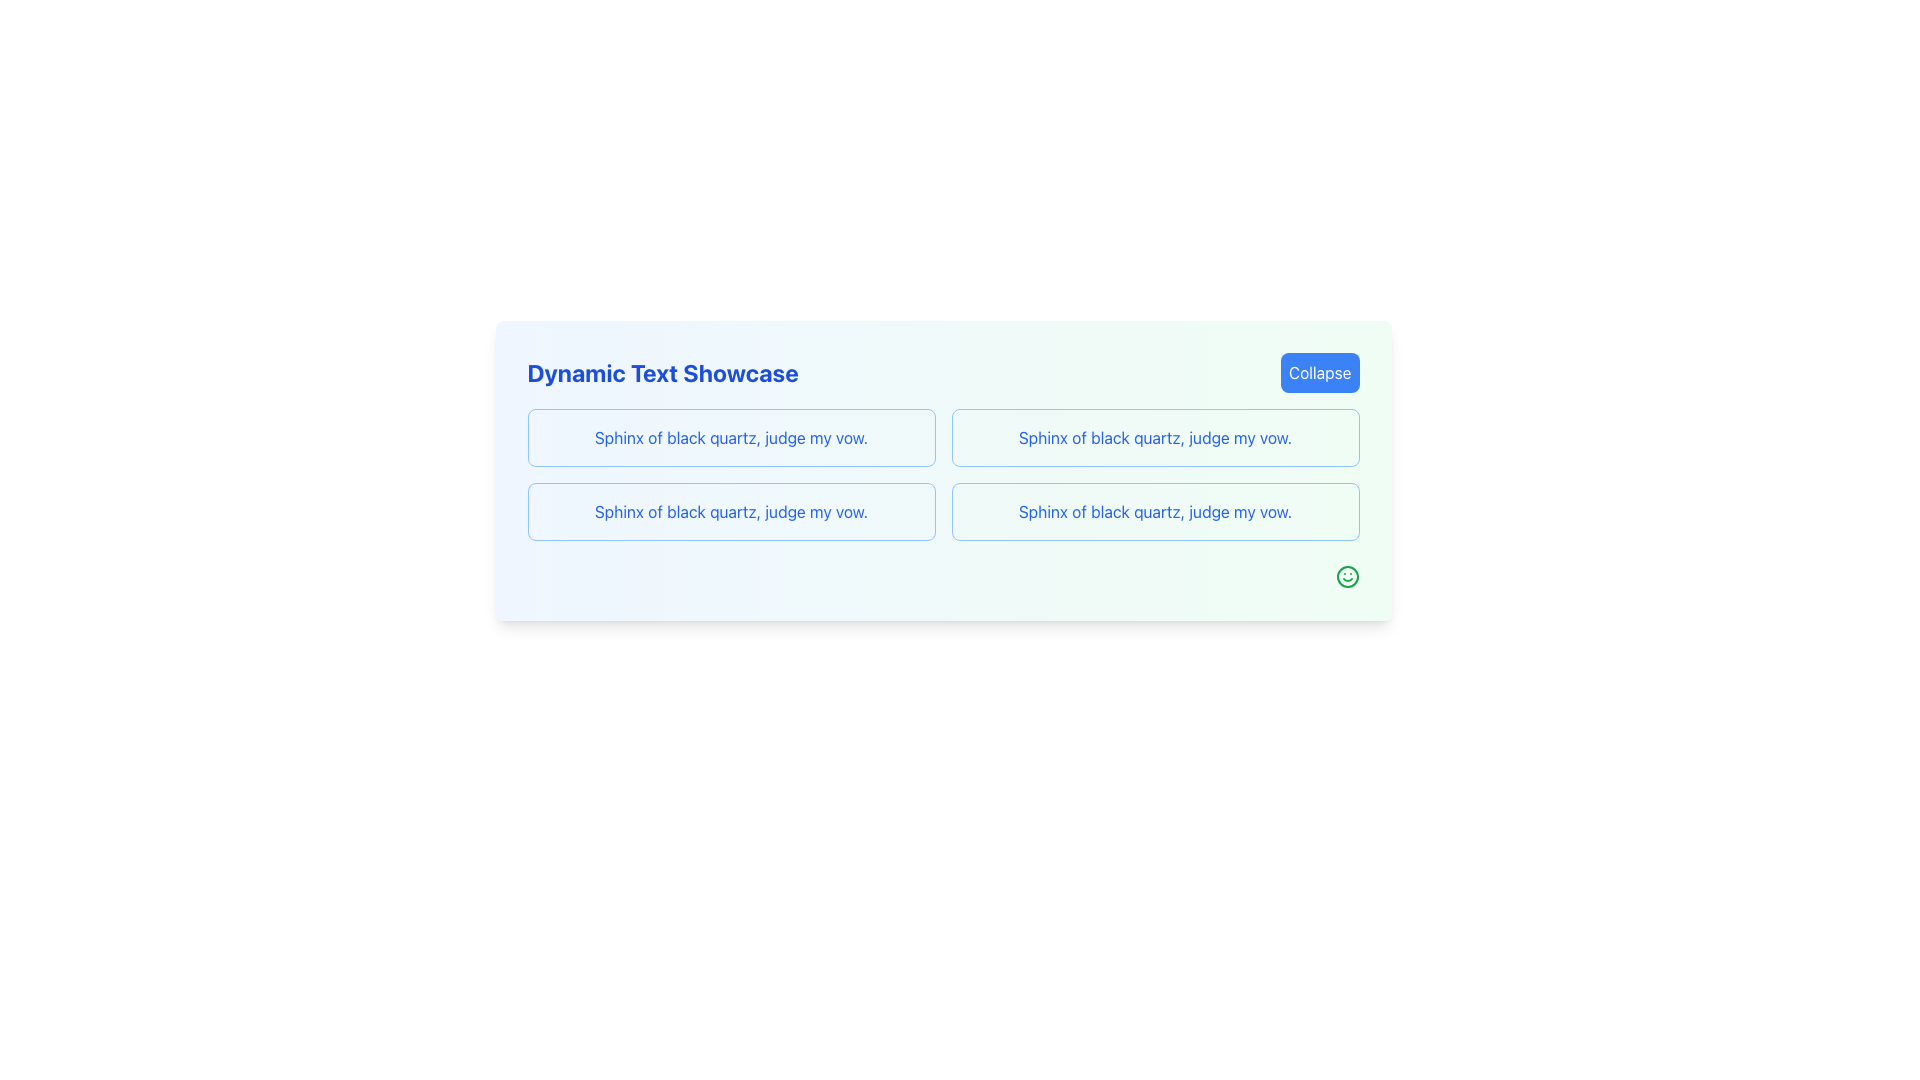 The width and height of the screenshot is (1920, 1080). What do you see at coordinates (730, 511) in the screenshot?
I see `the text element displaying 'Sphinx of black quartz, judge my vow.' in bold blue font, located in the middle-left sub-section of the grid layout` at bounding box center [730, 511].